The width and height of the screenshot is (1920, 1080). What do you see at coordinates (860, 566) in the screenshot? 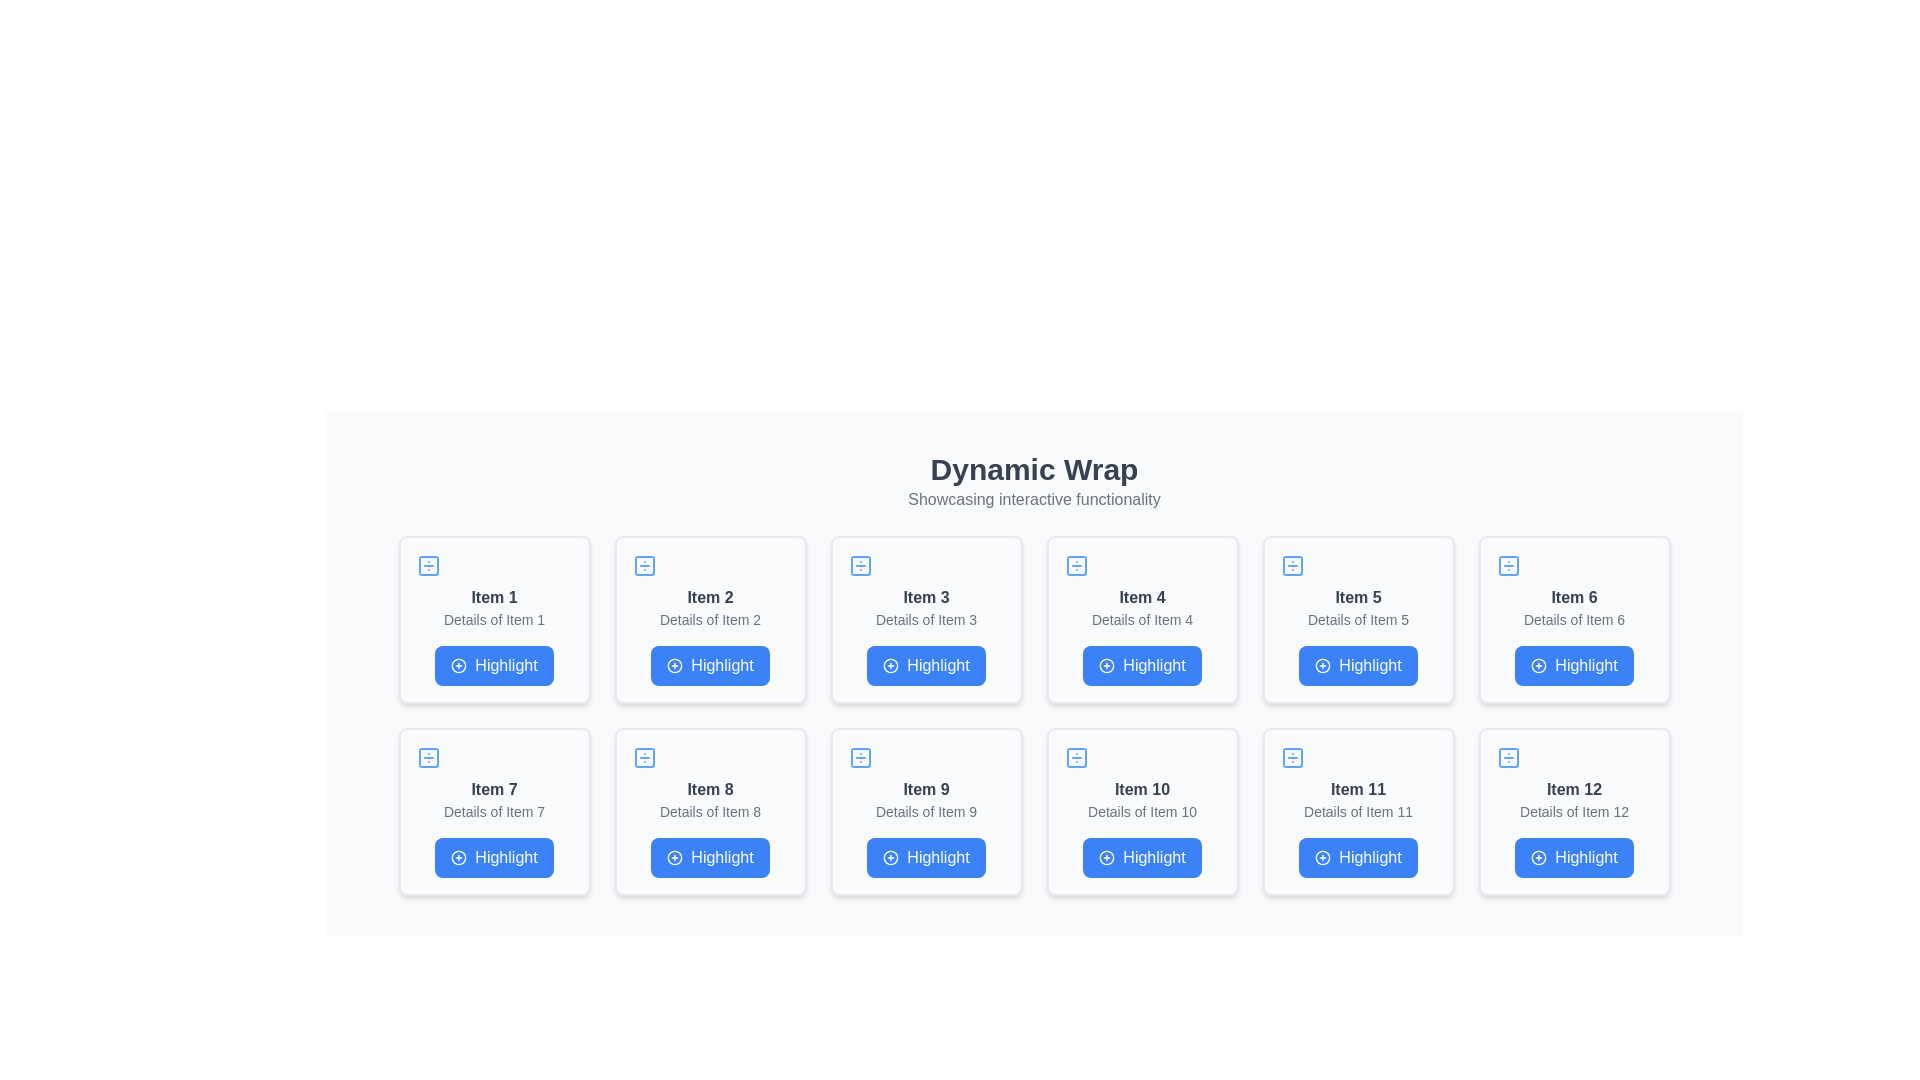
I see `the small square icon with a blue outline and a divider symbol located in the top-left section of the 'Item 3' card` at bounding box center [860, 566].